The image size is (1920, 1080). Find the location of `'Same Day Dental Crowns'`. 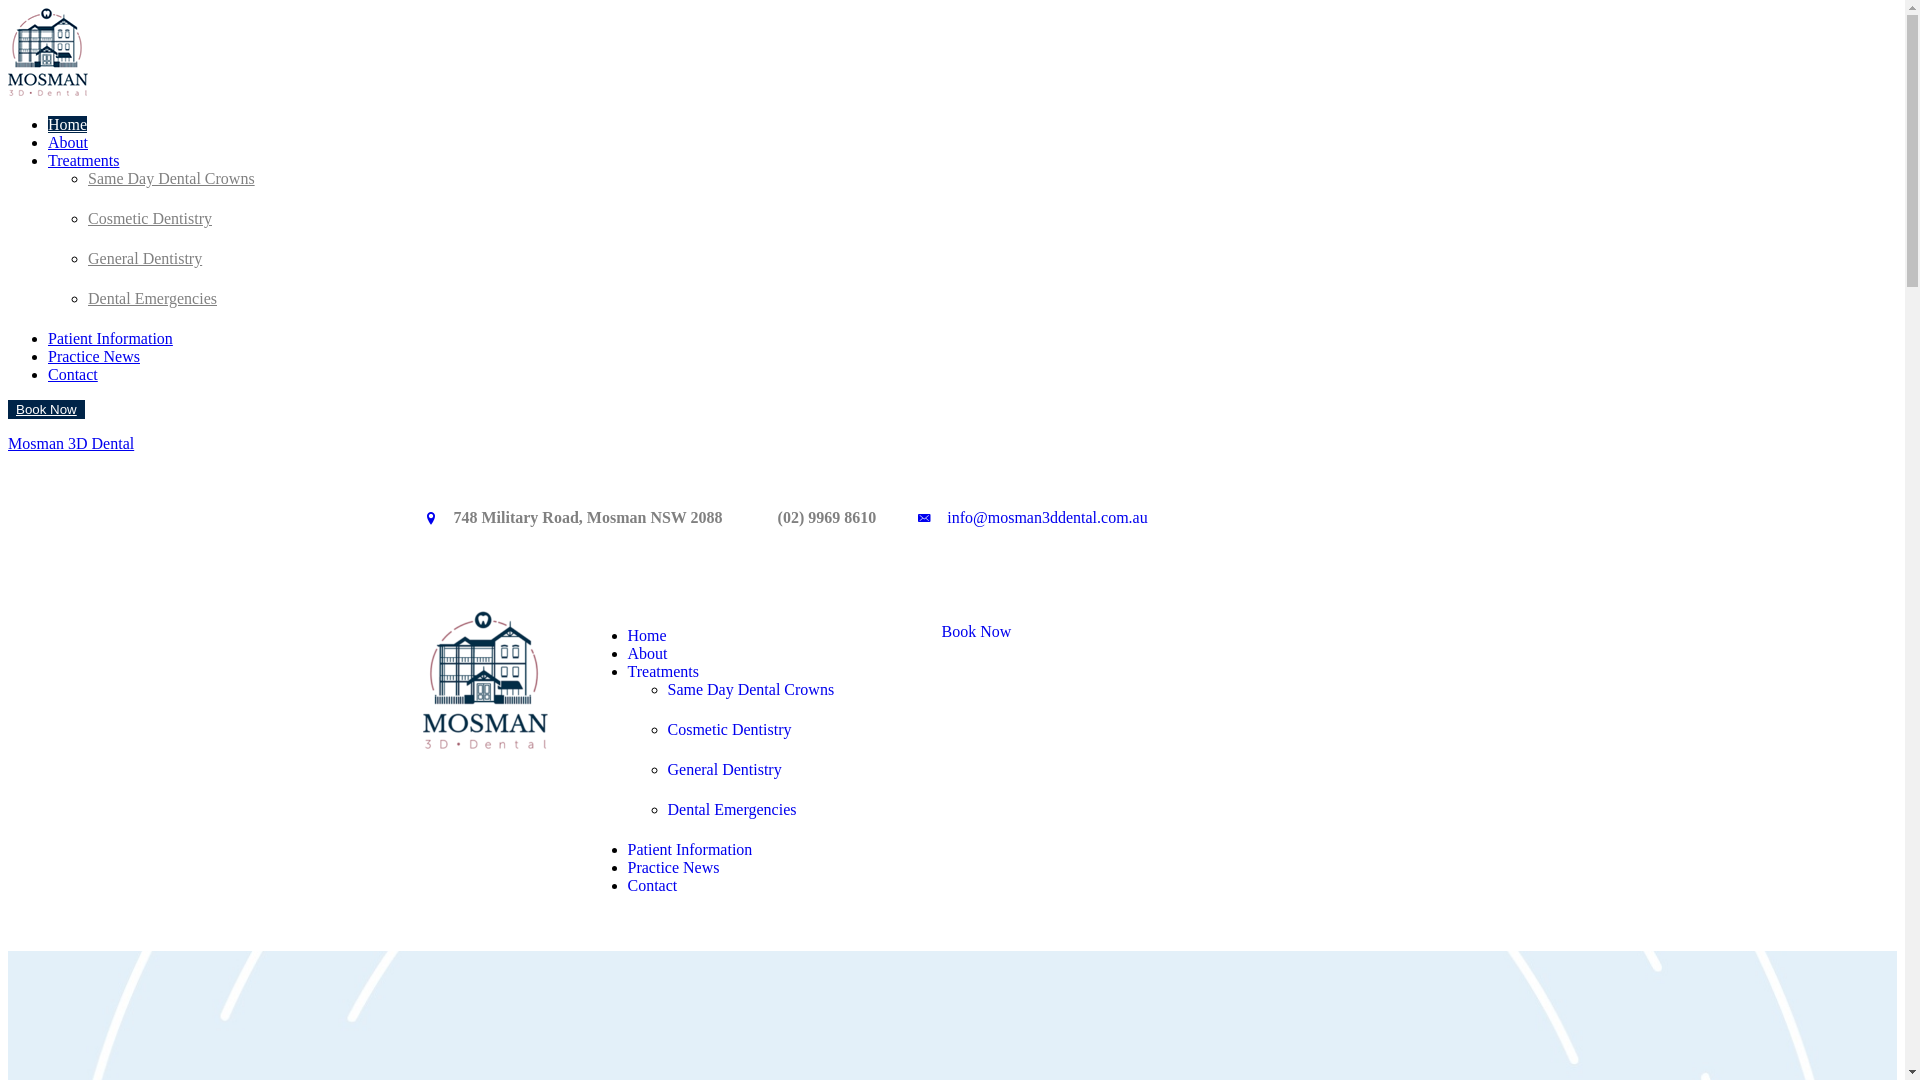

'Same Day Dental Crowns' is located at coordinates (171, 177).